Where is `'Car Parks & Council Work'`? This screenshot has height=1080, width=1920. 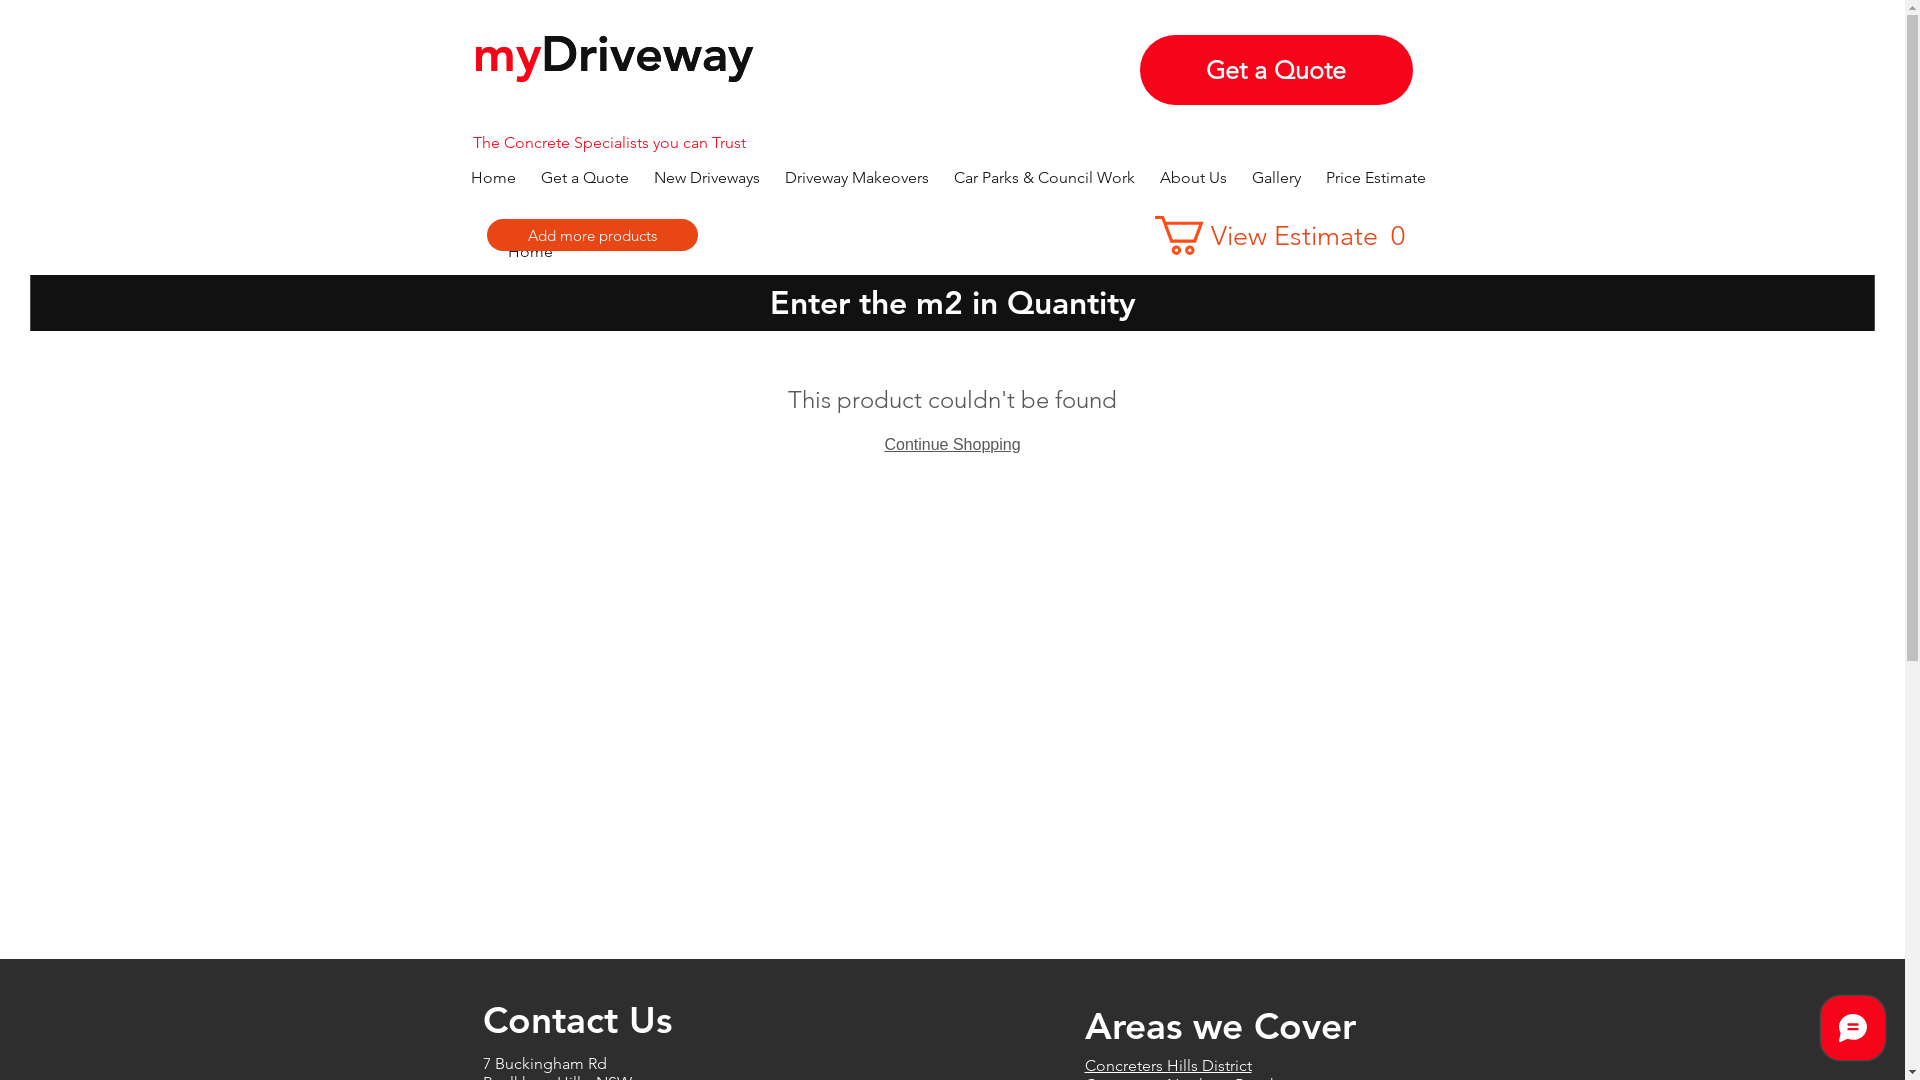 'Car Parks & Council Work' is located at coordinates (943, 176).